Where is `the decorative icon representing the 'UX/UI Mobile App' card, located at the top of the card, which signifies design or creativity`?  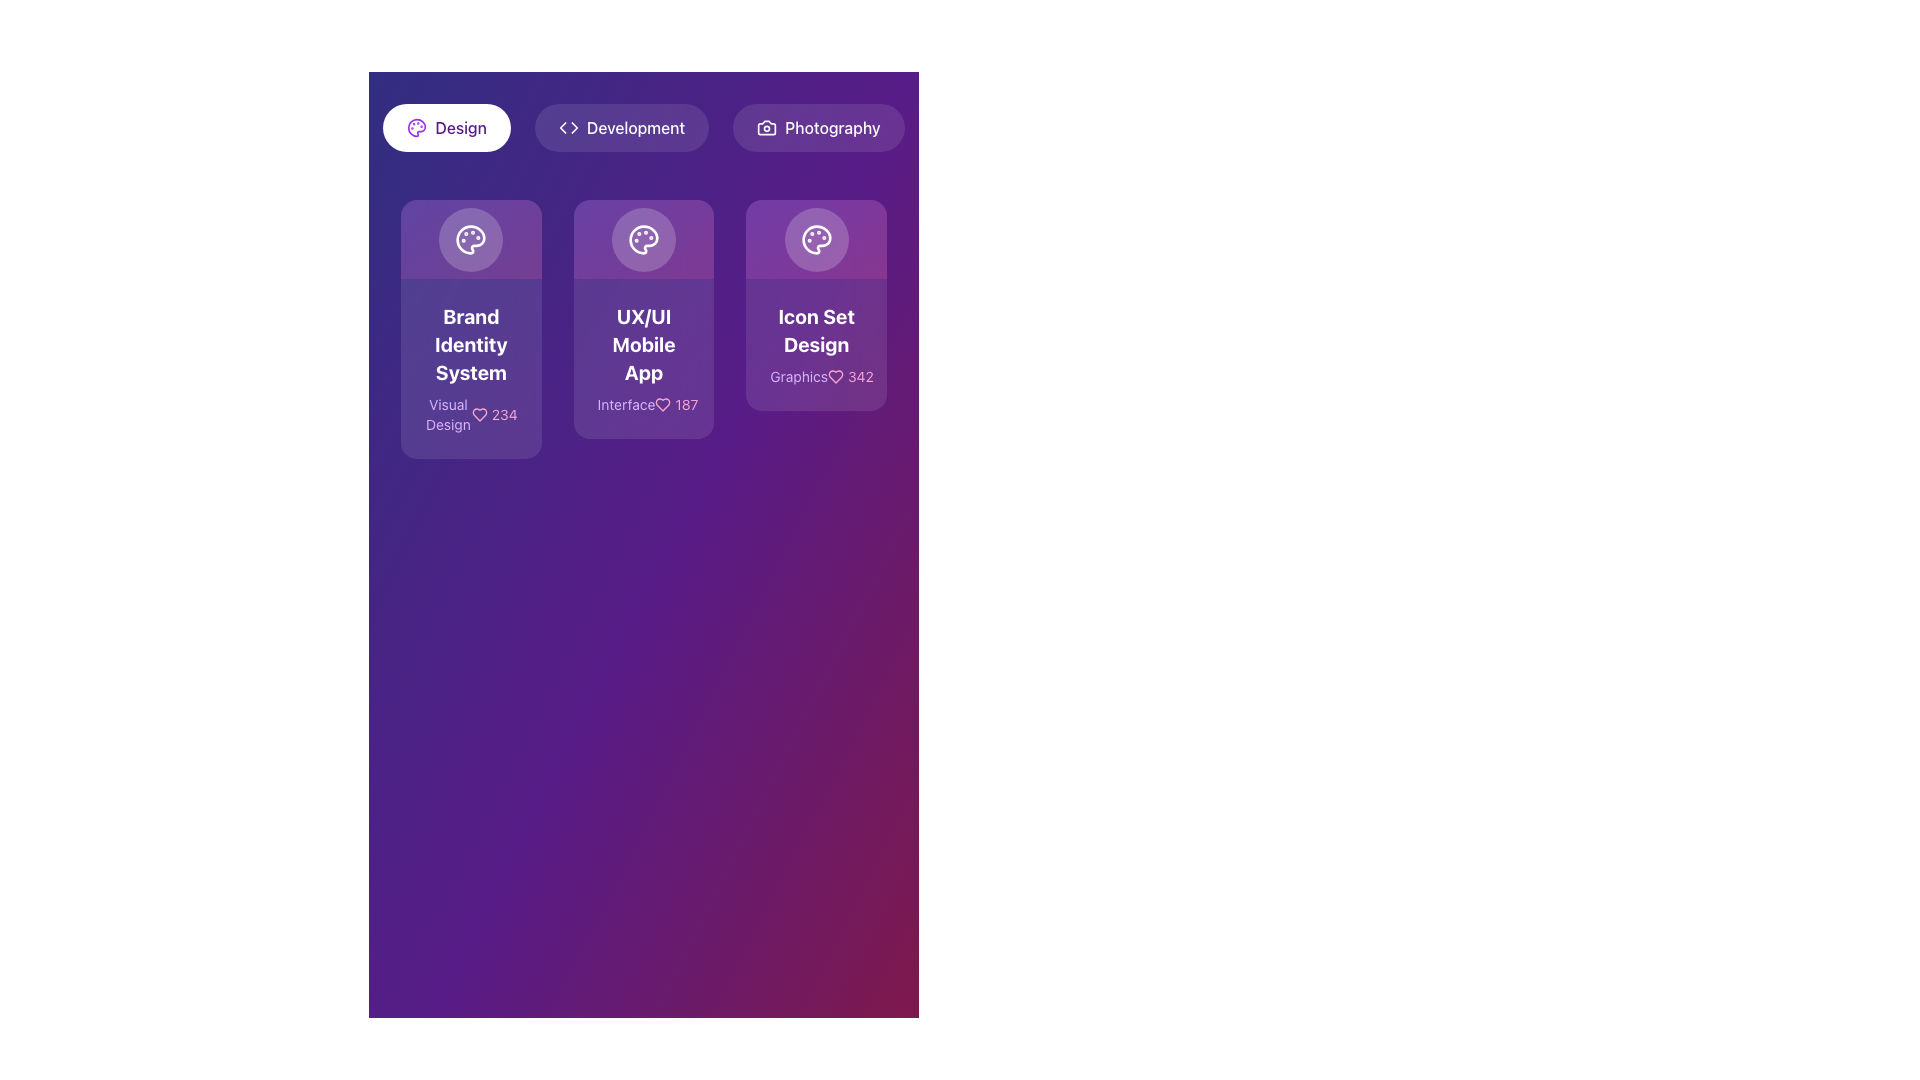
the decorative icon representing the 'UX/UI Mobile App' card, located at the top of the card, which signifies design or creativity is located at coordinates (643, 238).